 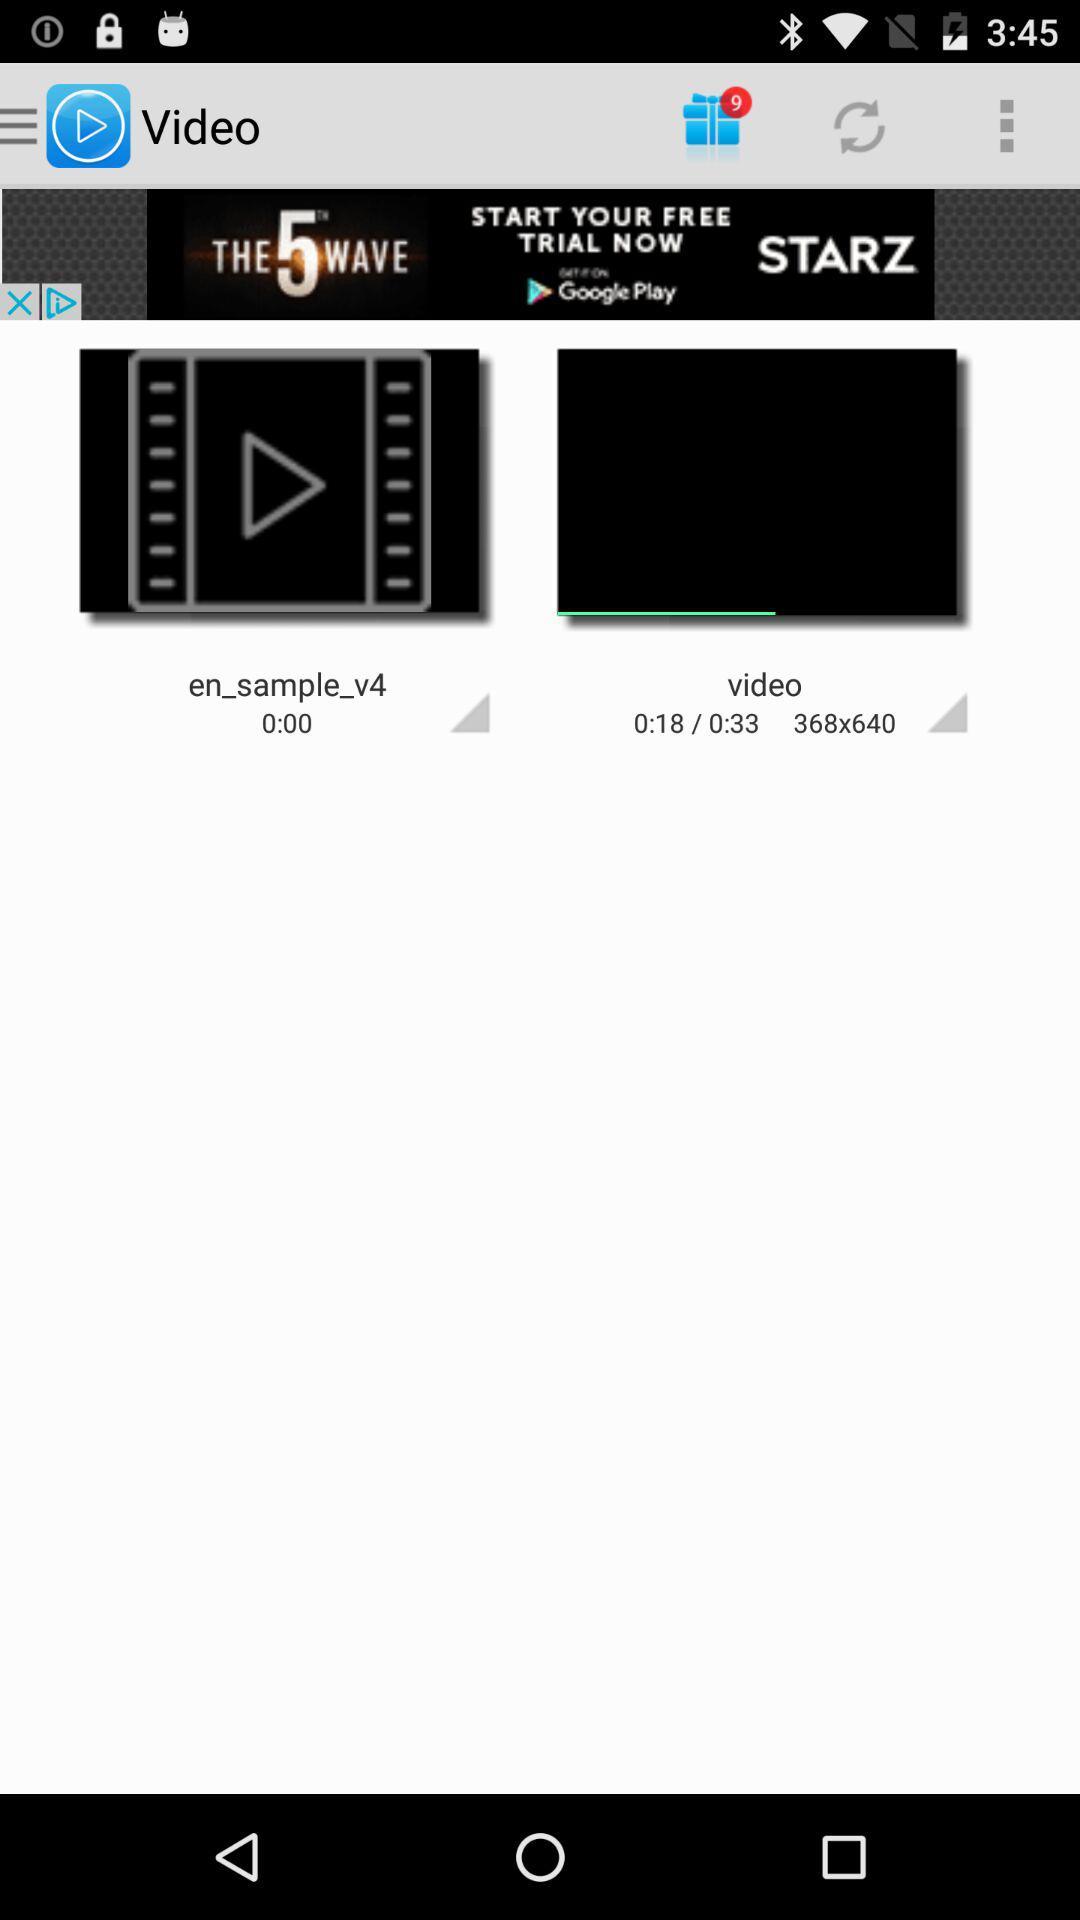 I want to click on google page, so click(x=911, y=677).